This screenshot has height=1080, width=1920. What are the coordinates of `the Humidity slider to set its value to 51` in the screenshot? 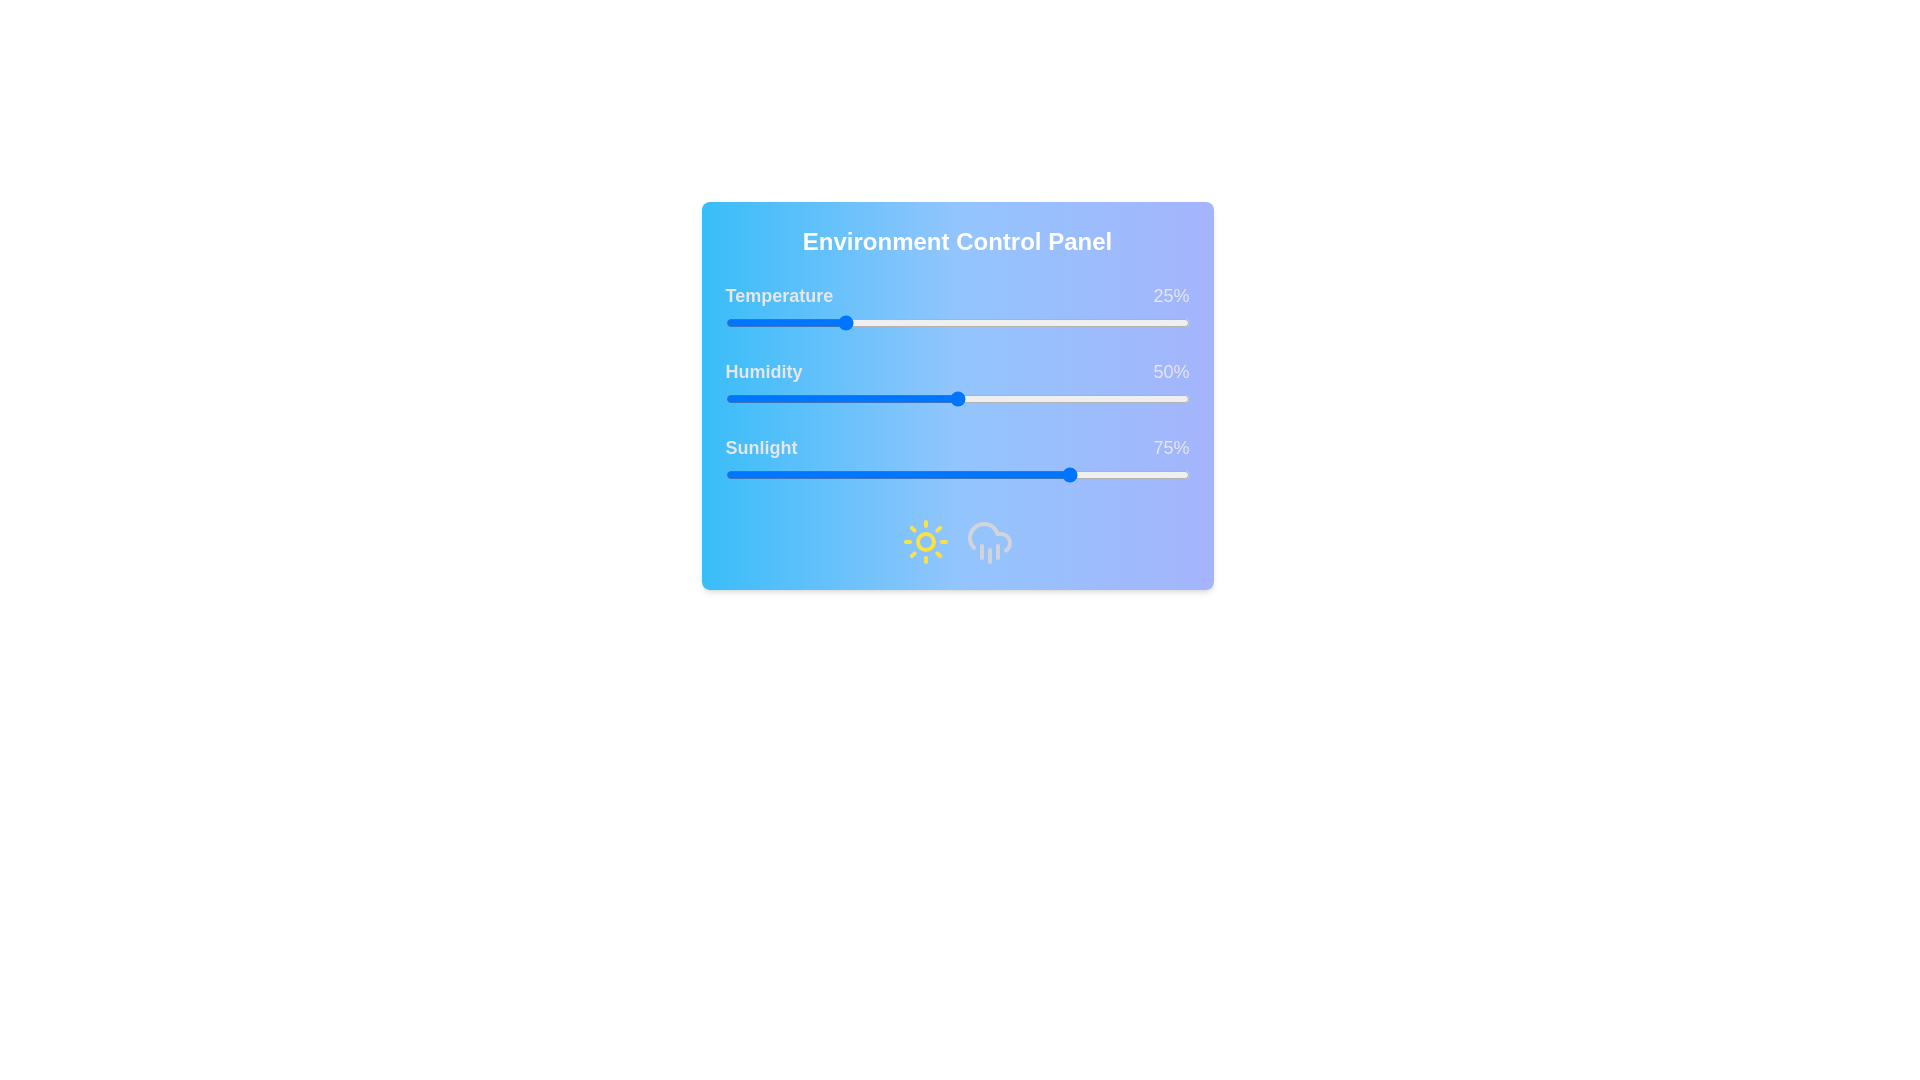 It's located at (962, 398).